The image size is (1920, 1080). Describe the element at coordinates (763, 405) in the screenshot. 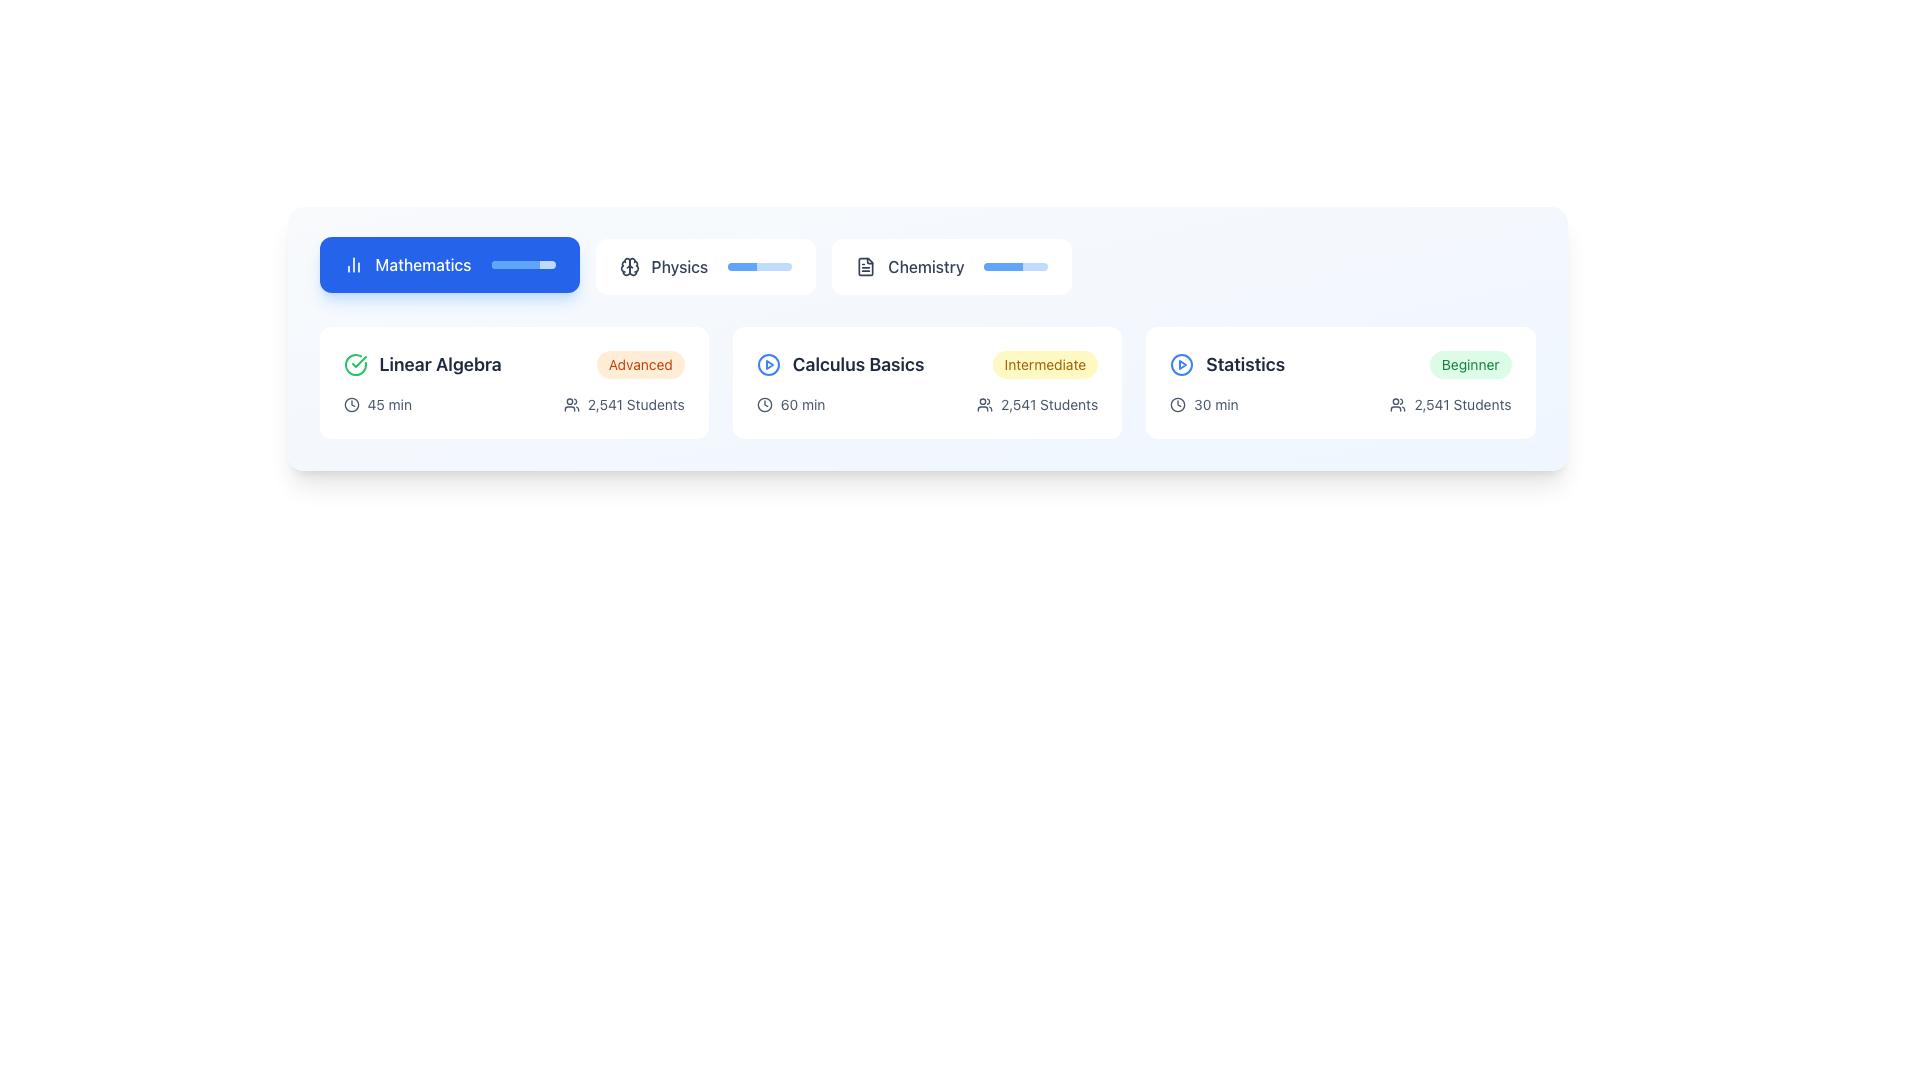

I see `the icon indicating the time duration for the course titled 'Calculus Basics, Intermediate', which is positioned to the left of the '60 min' text` at that location.